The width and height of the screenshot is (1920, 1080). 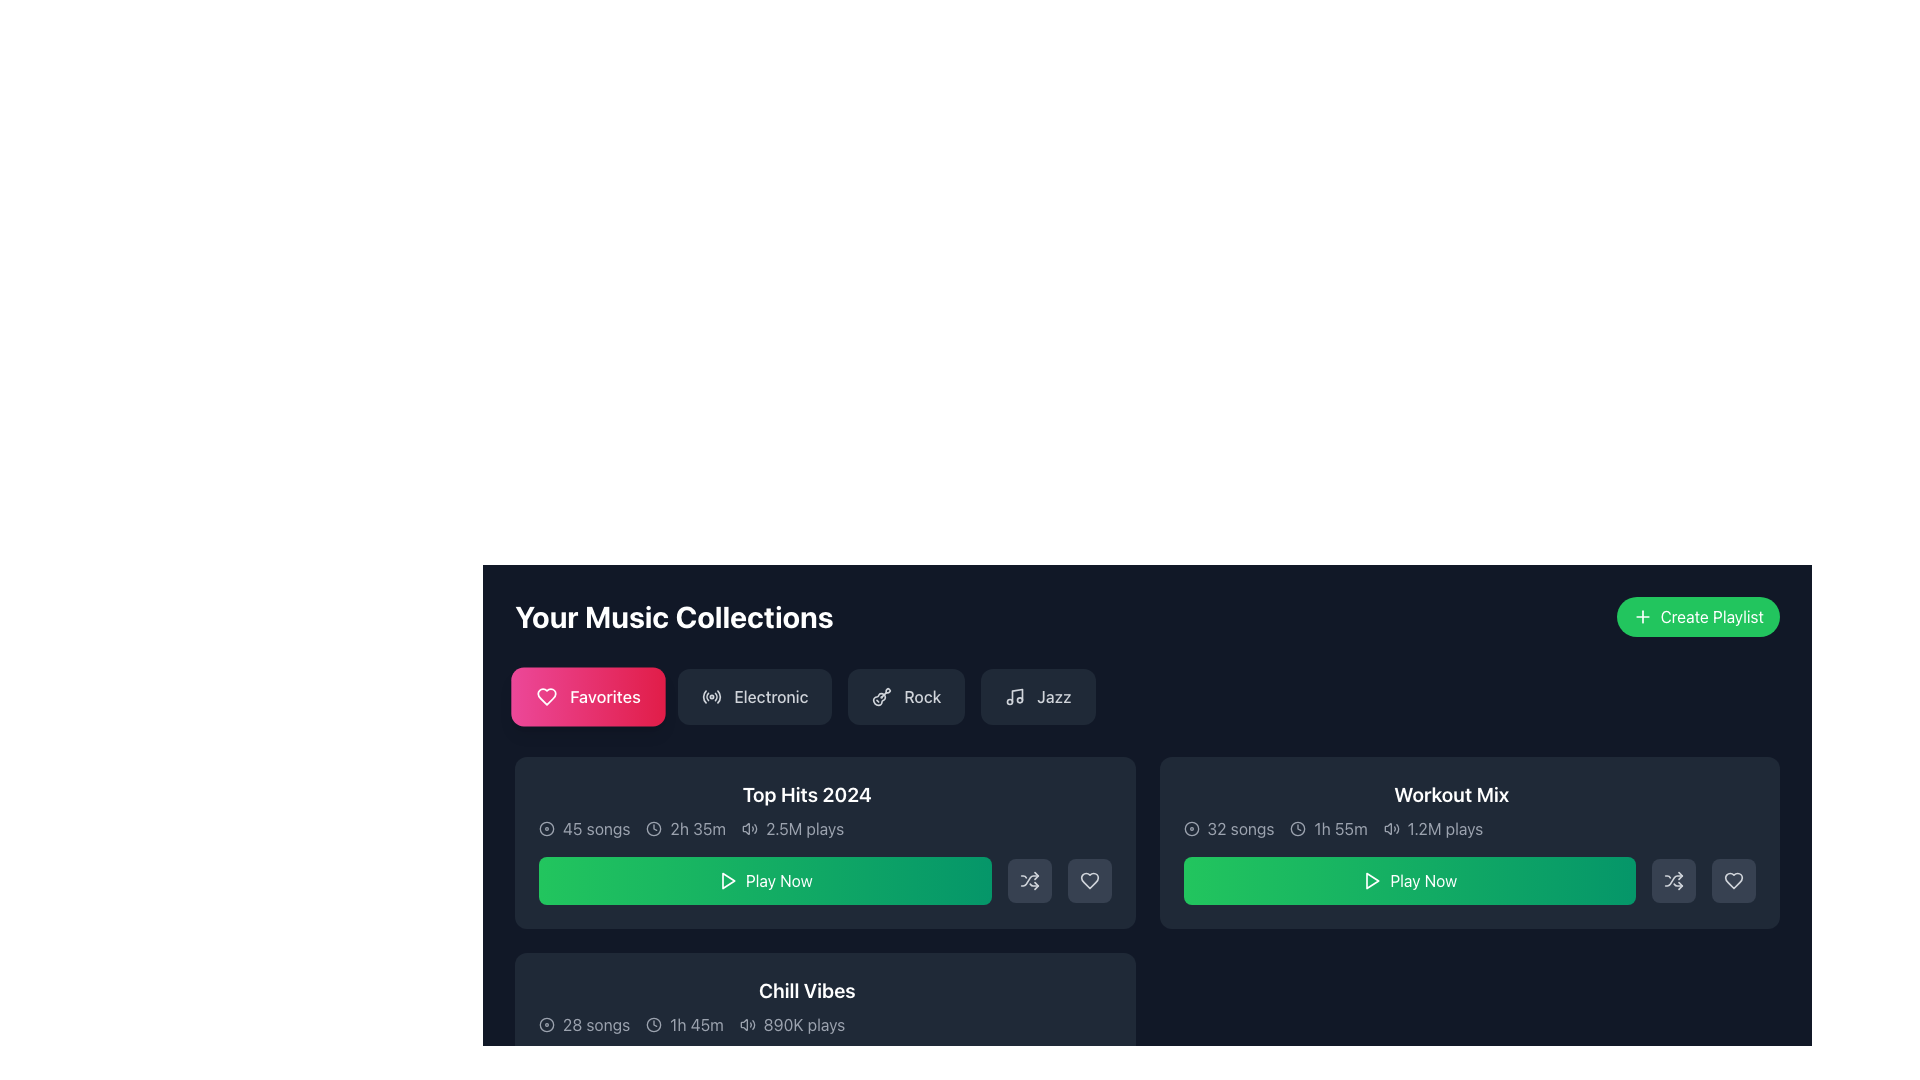 What do you see at coordinates (1088, 879) in the screenshot?
I see `the heart-shaped icon outlined in white, located within the rectangular button area to the right of the 'Top Hits 2024' card's action buttons group` at bounding box center [1088, 879].